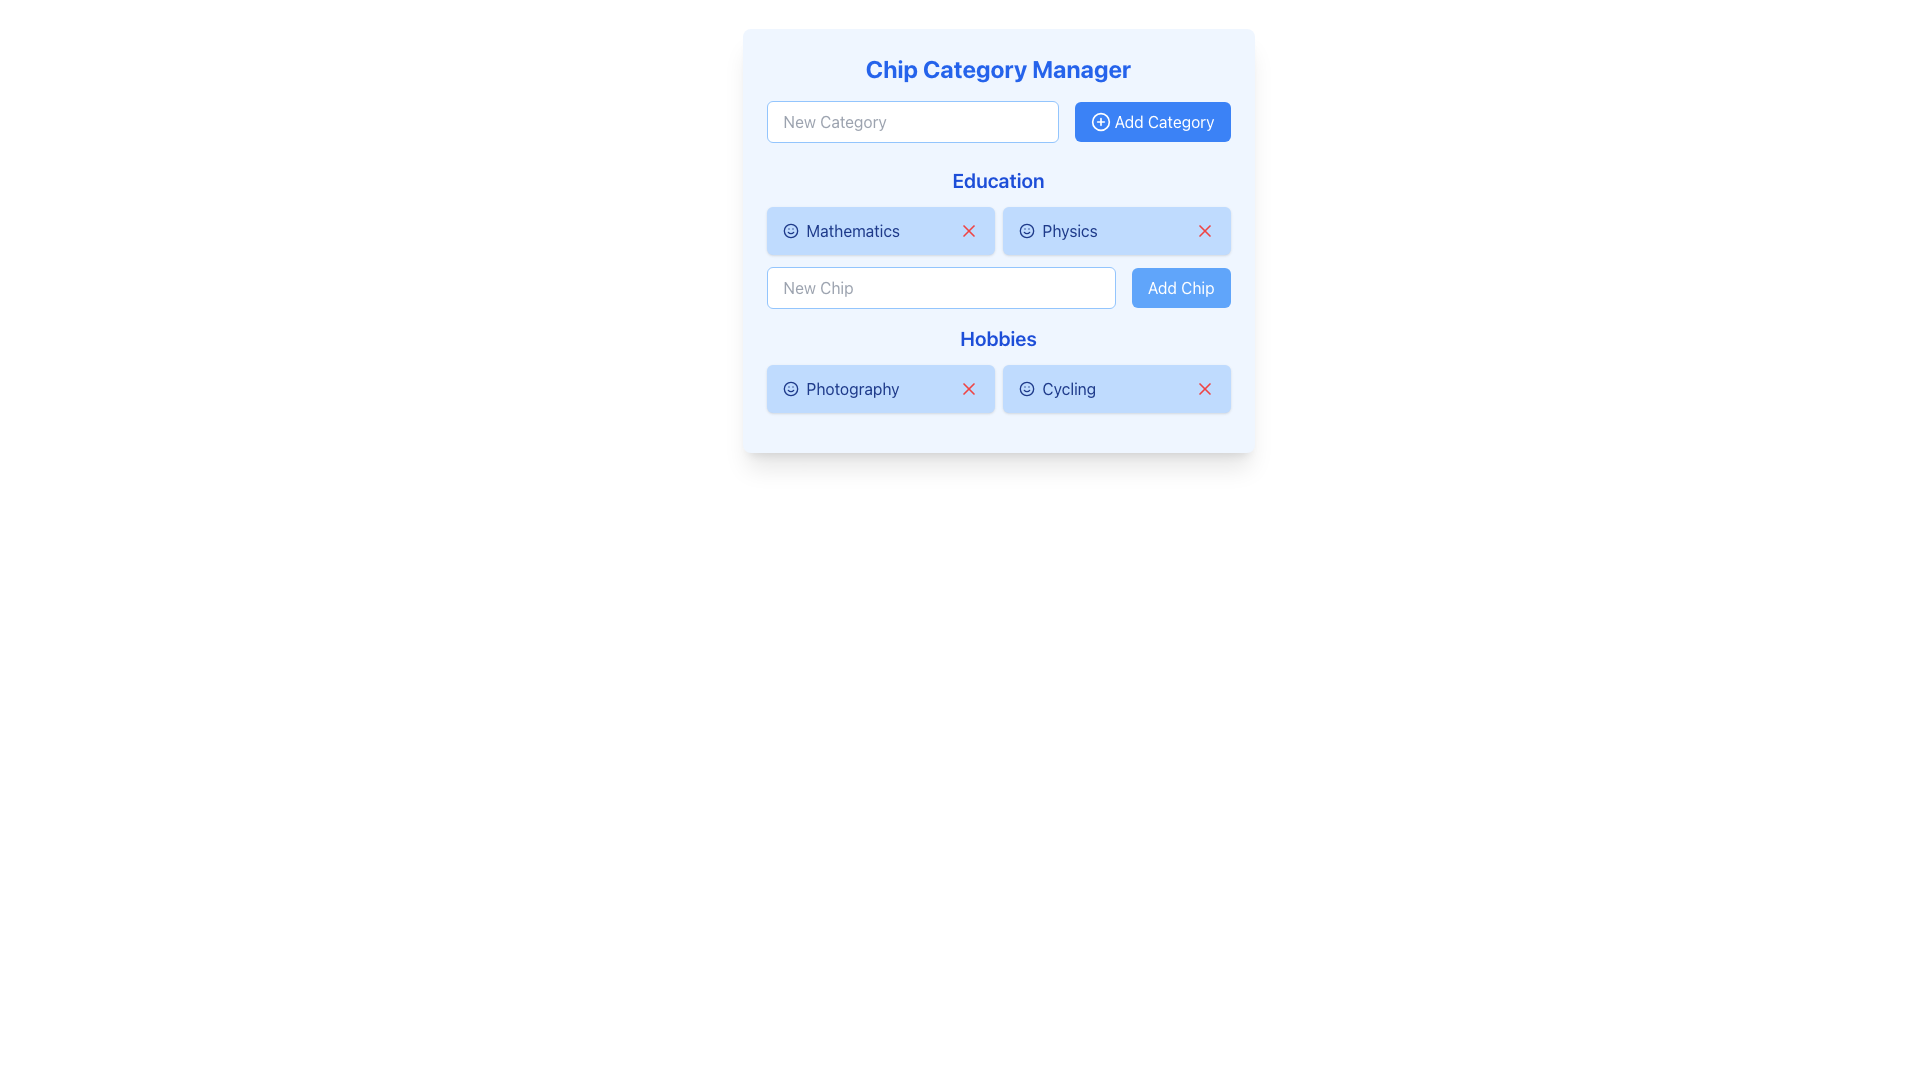 The width and height of the screenshot is (1920, 1080). I want to click on the smiling face icon located within the 'Physics' chip in the 'Education' section, so click(1026, 230).